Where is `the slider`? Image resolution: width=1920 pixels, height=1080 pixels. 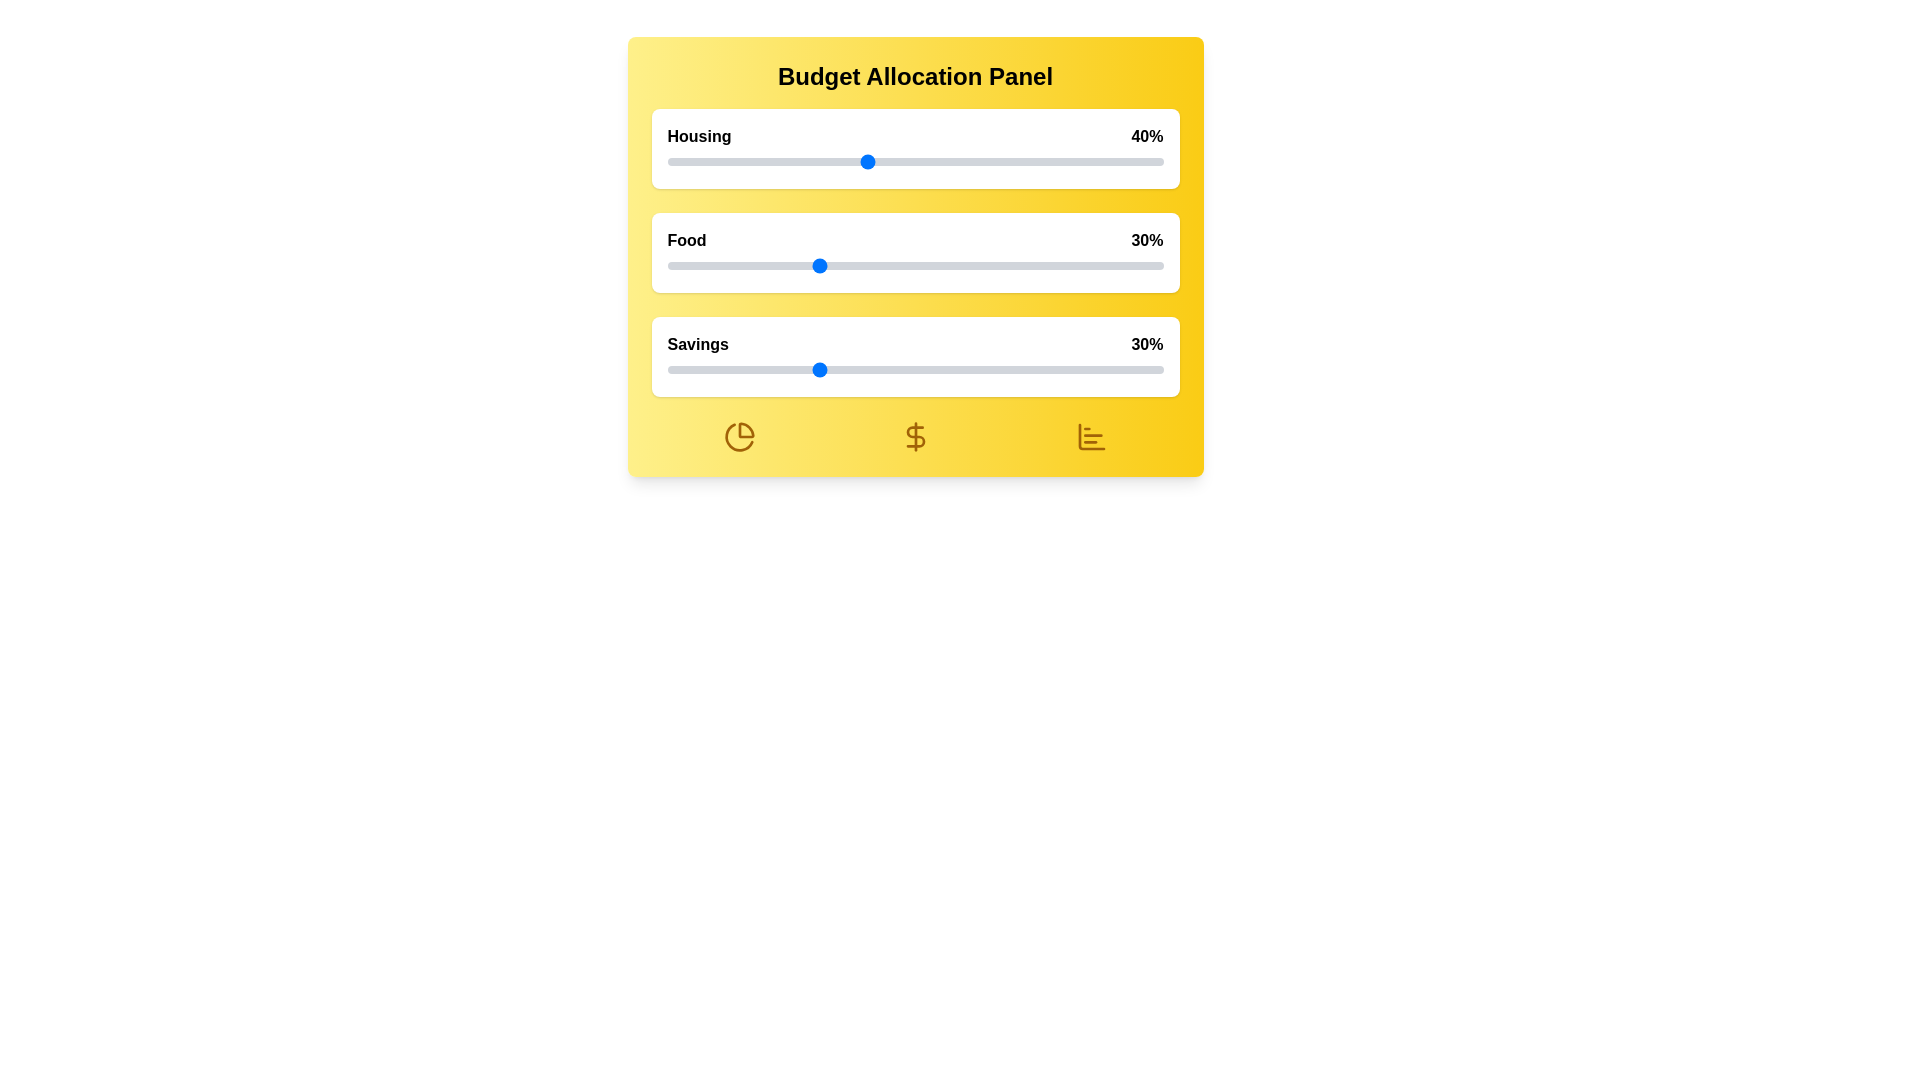
the slider is located at coordinates (692, 265).